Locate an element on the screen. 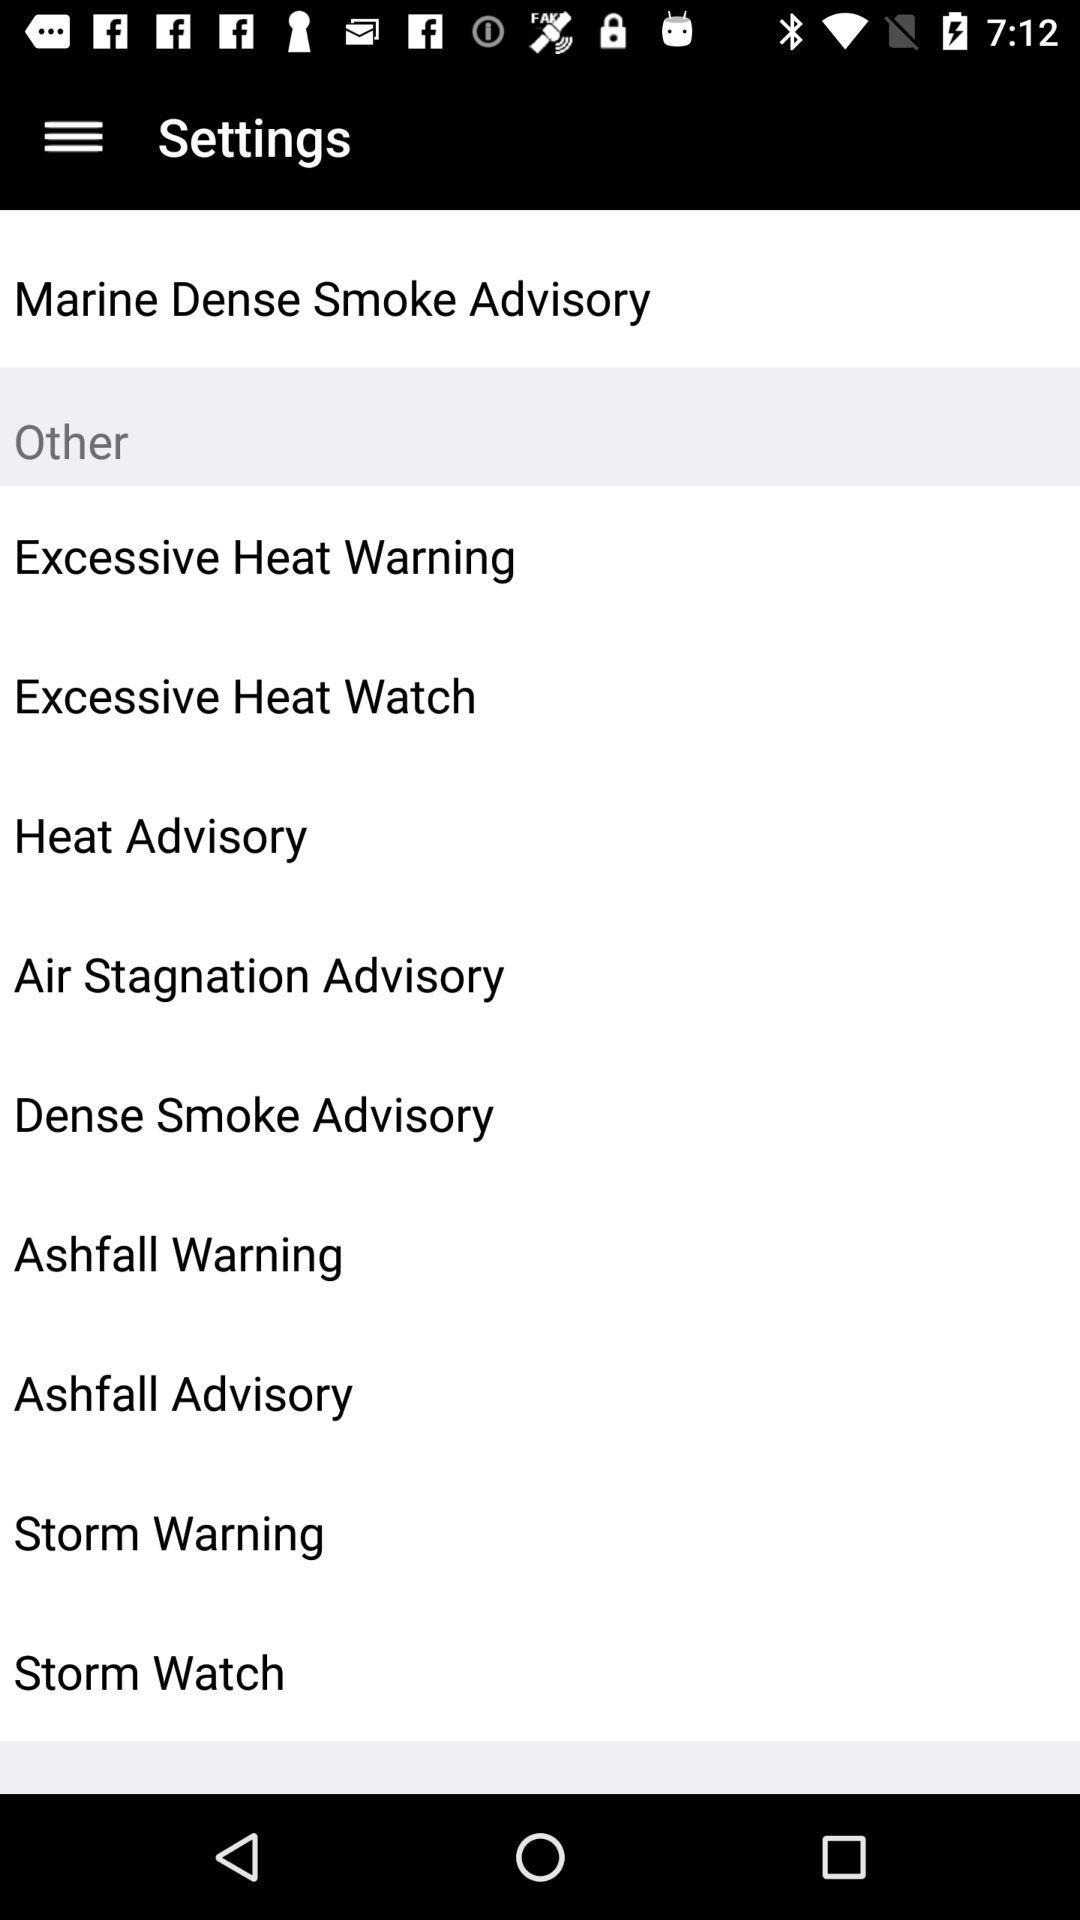 Image resolution: width=1080 pixels, height=1920 pixels. item to the right of the ashfall advisory item is located at coordinates (1017, 1391).